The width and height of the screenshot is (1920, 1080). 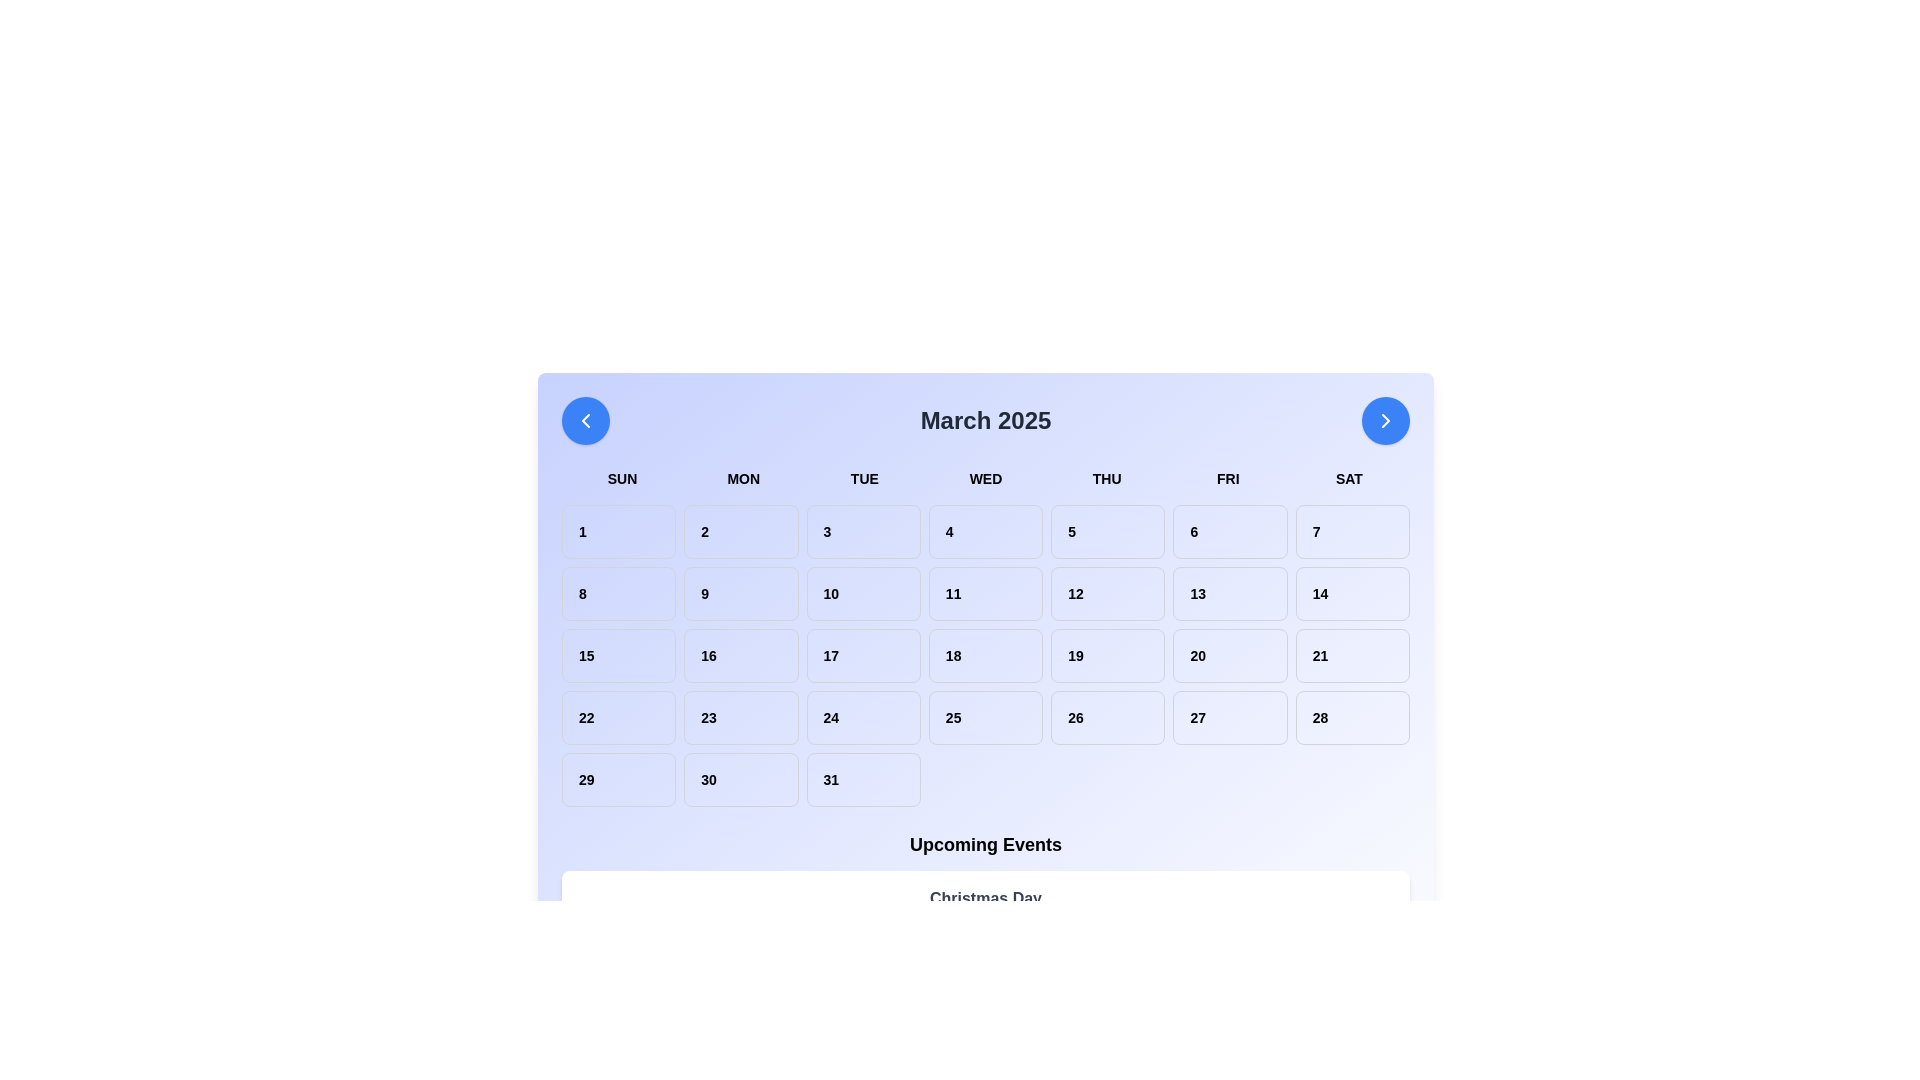 What do you see at coordinates (740, 593) in the screenshot?
I see `the button representing the 9th day of the month` at bounding box center [740, 593].